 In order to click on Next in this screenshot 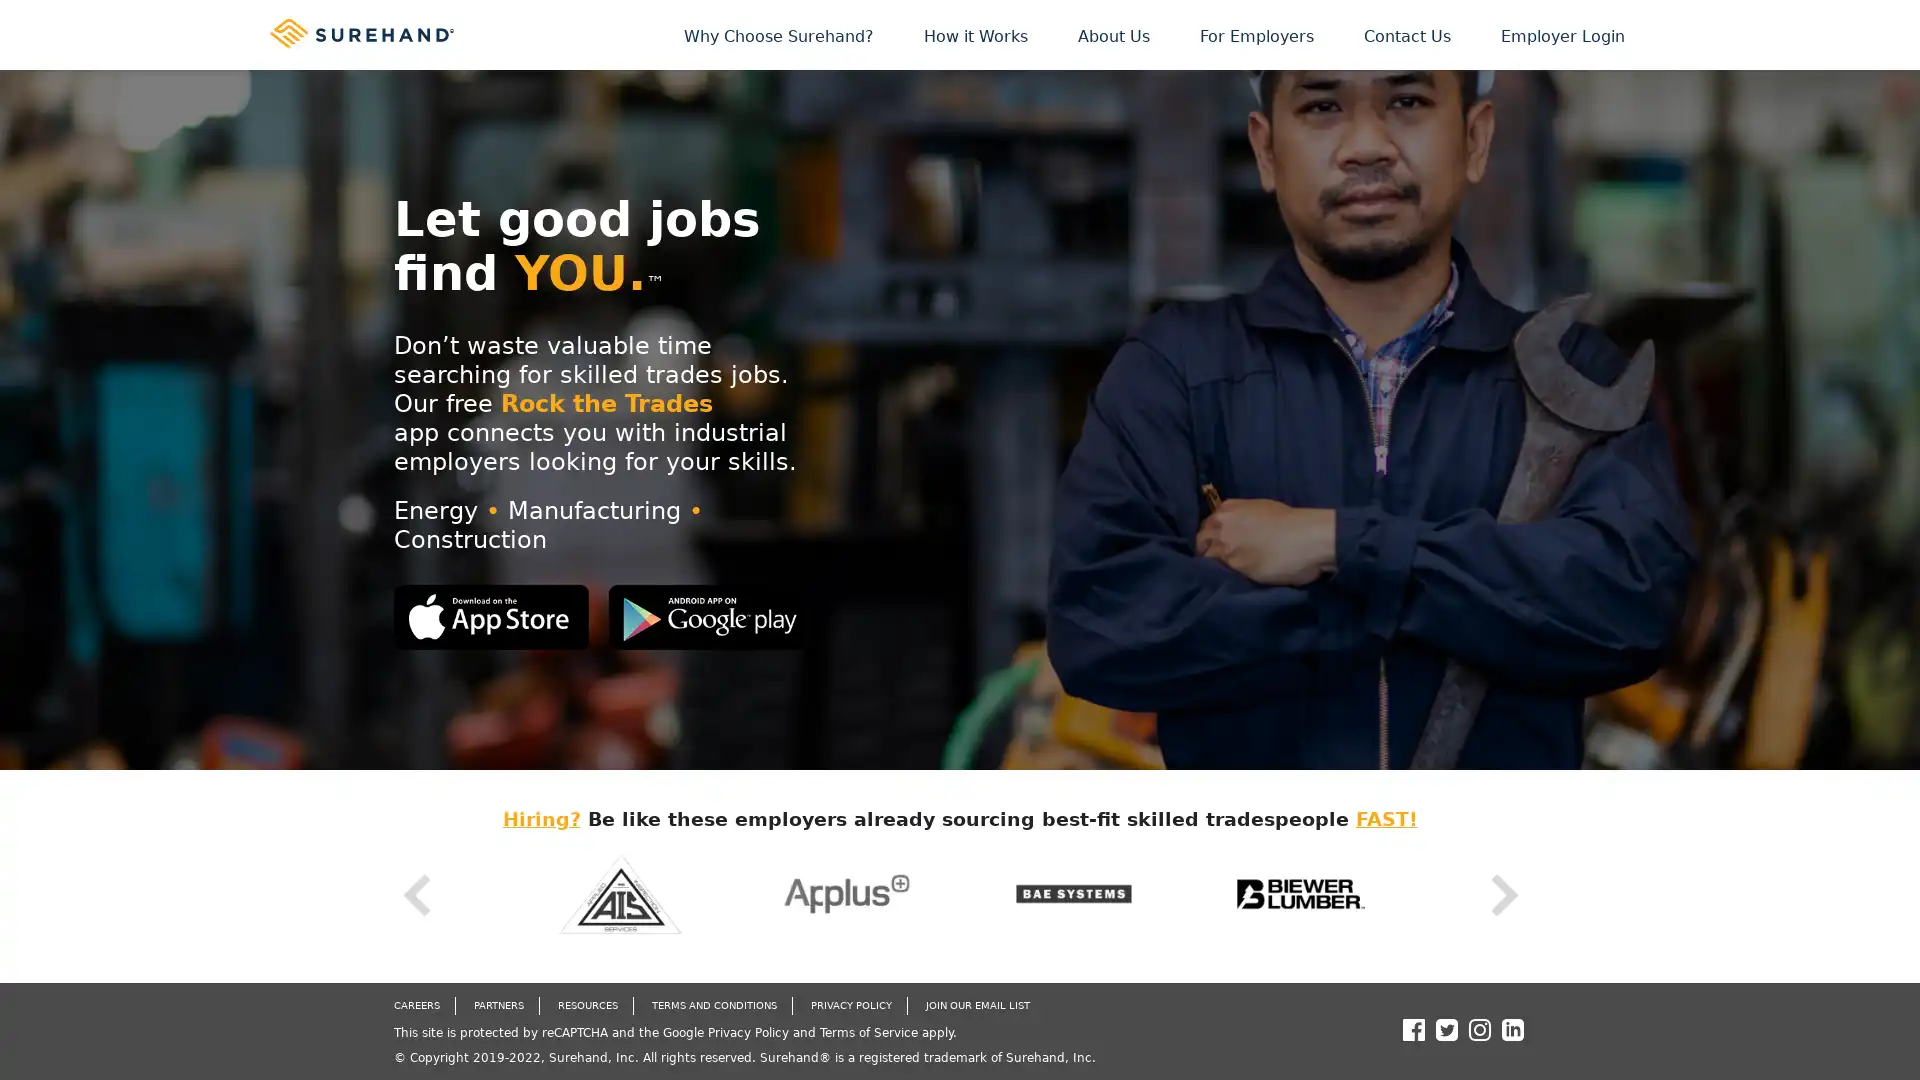, I will do `click(1503, 894)`.